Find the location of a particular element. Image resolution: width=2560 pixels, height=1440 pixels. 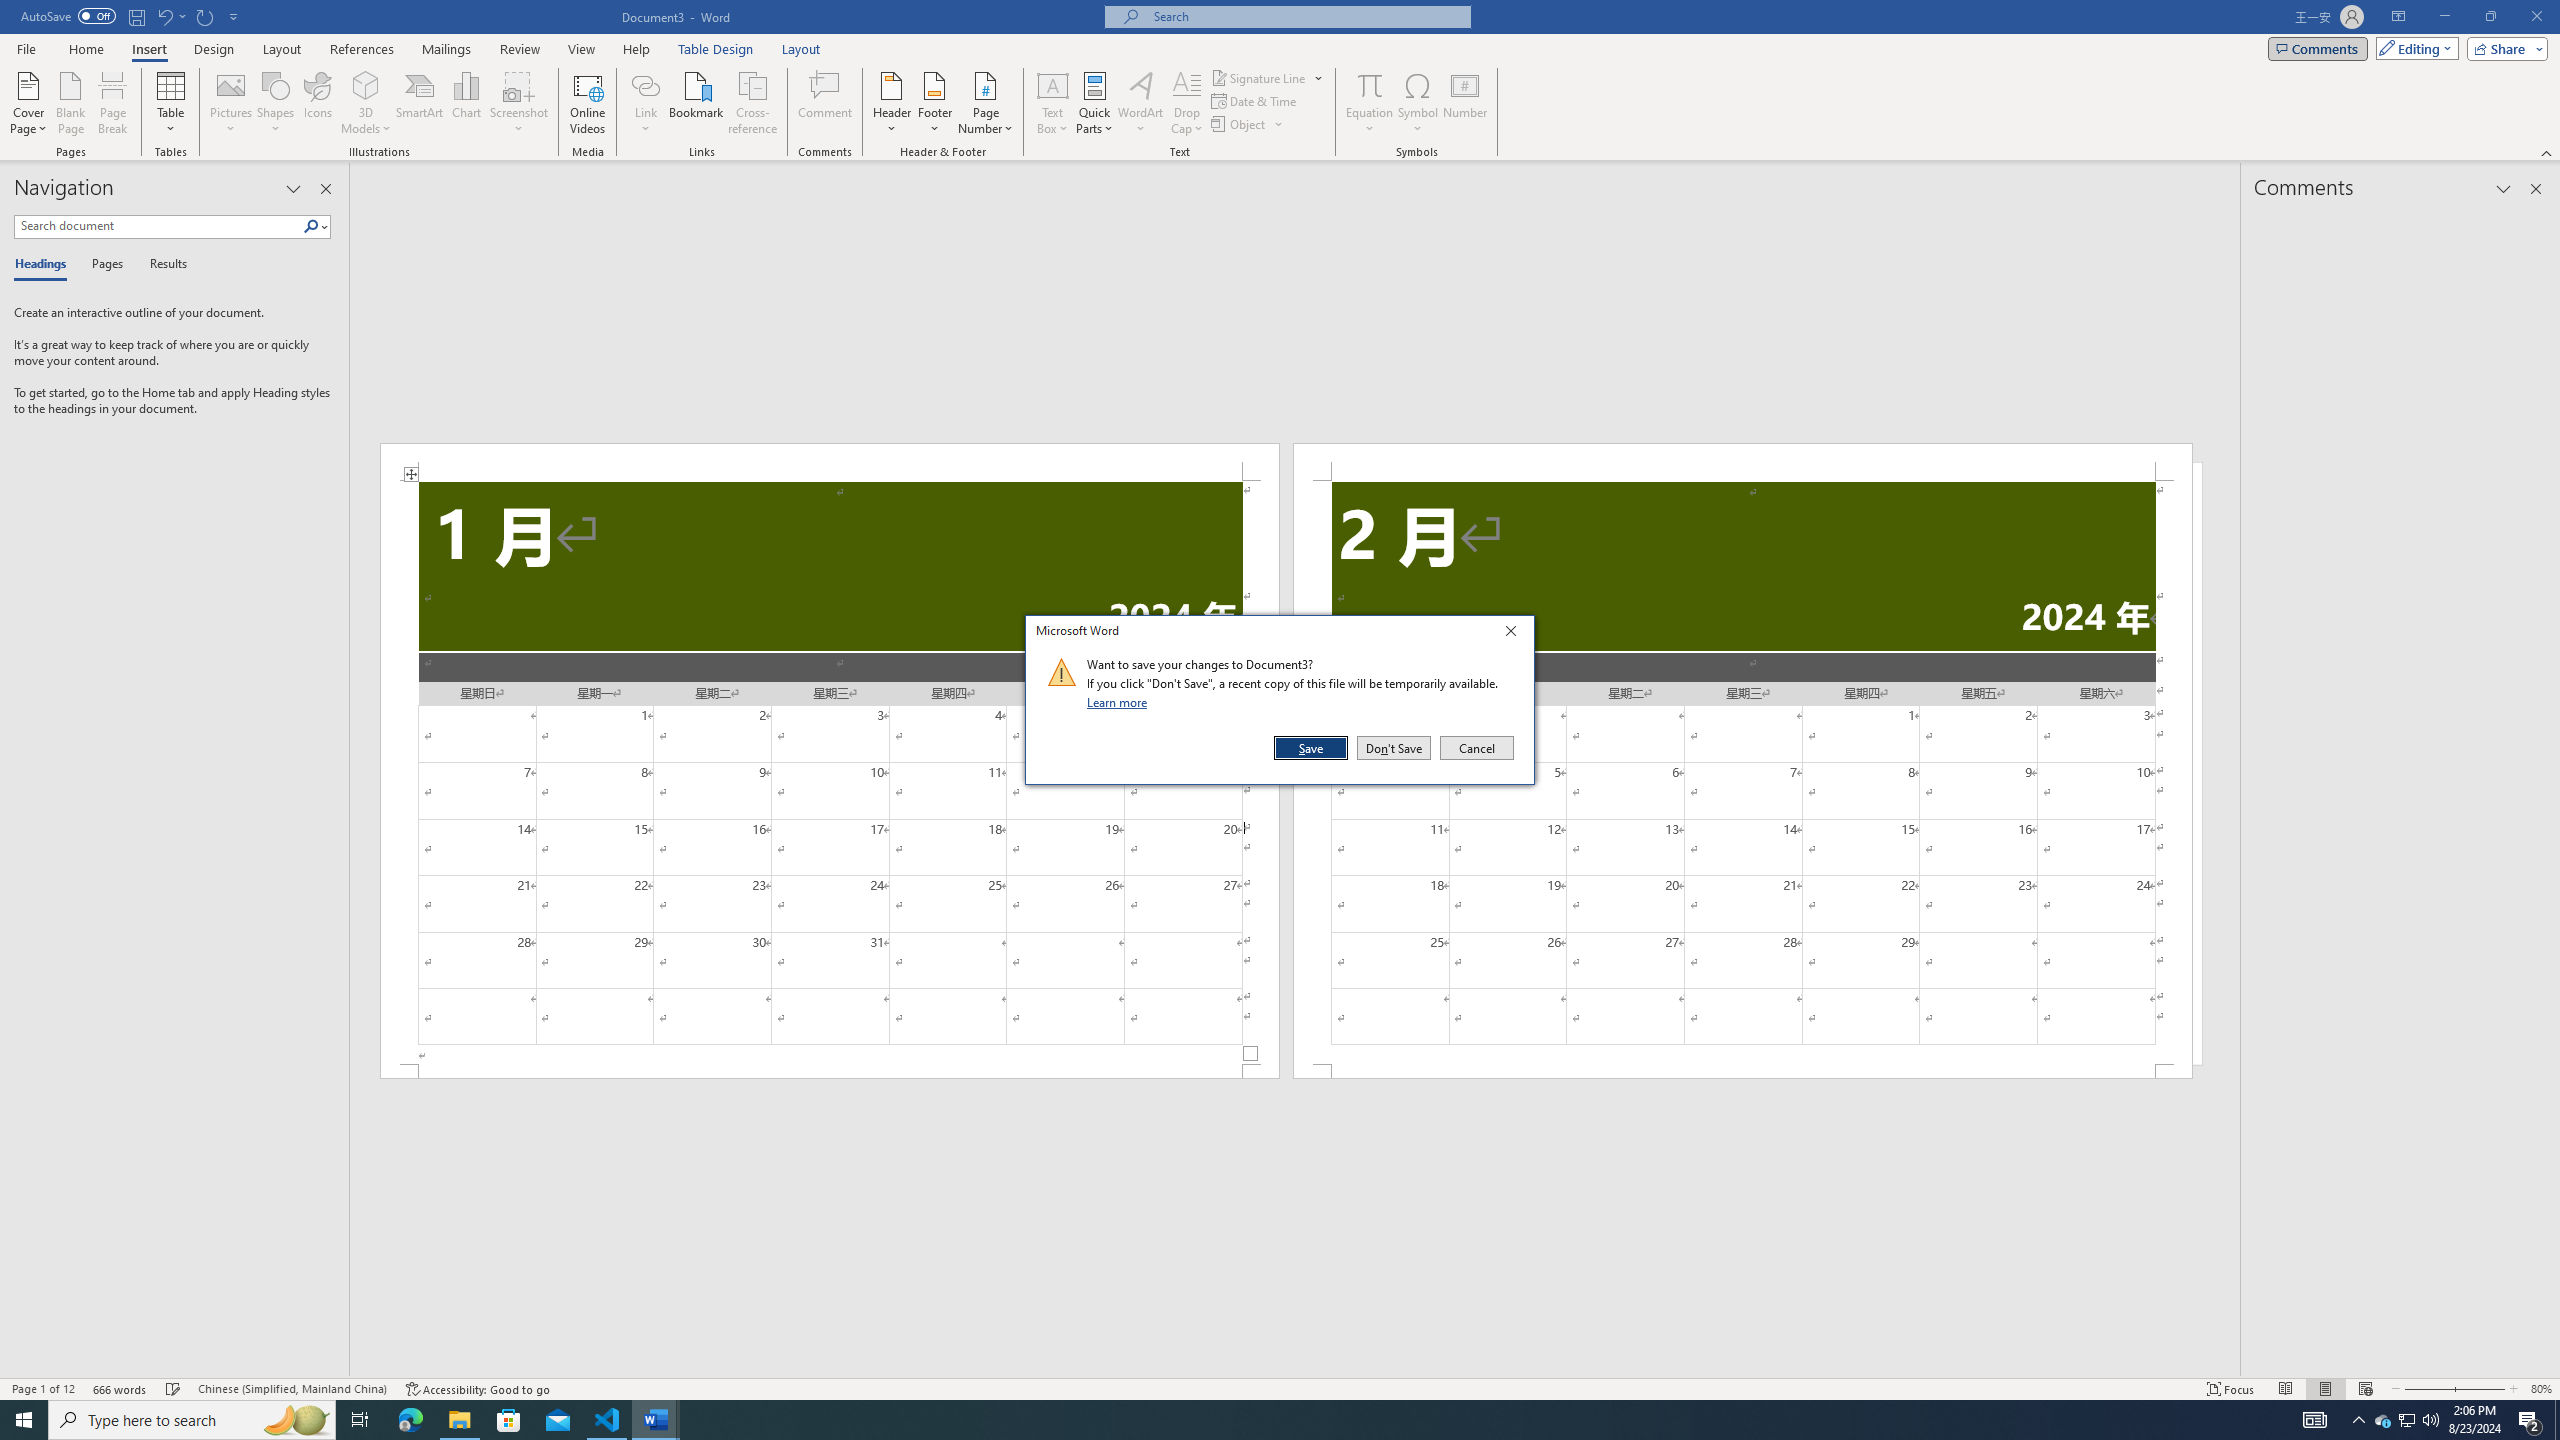

'Layout' is located at coordinates (800, 49).